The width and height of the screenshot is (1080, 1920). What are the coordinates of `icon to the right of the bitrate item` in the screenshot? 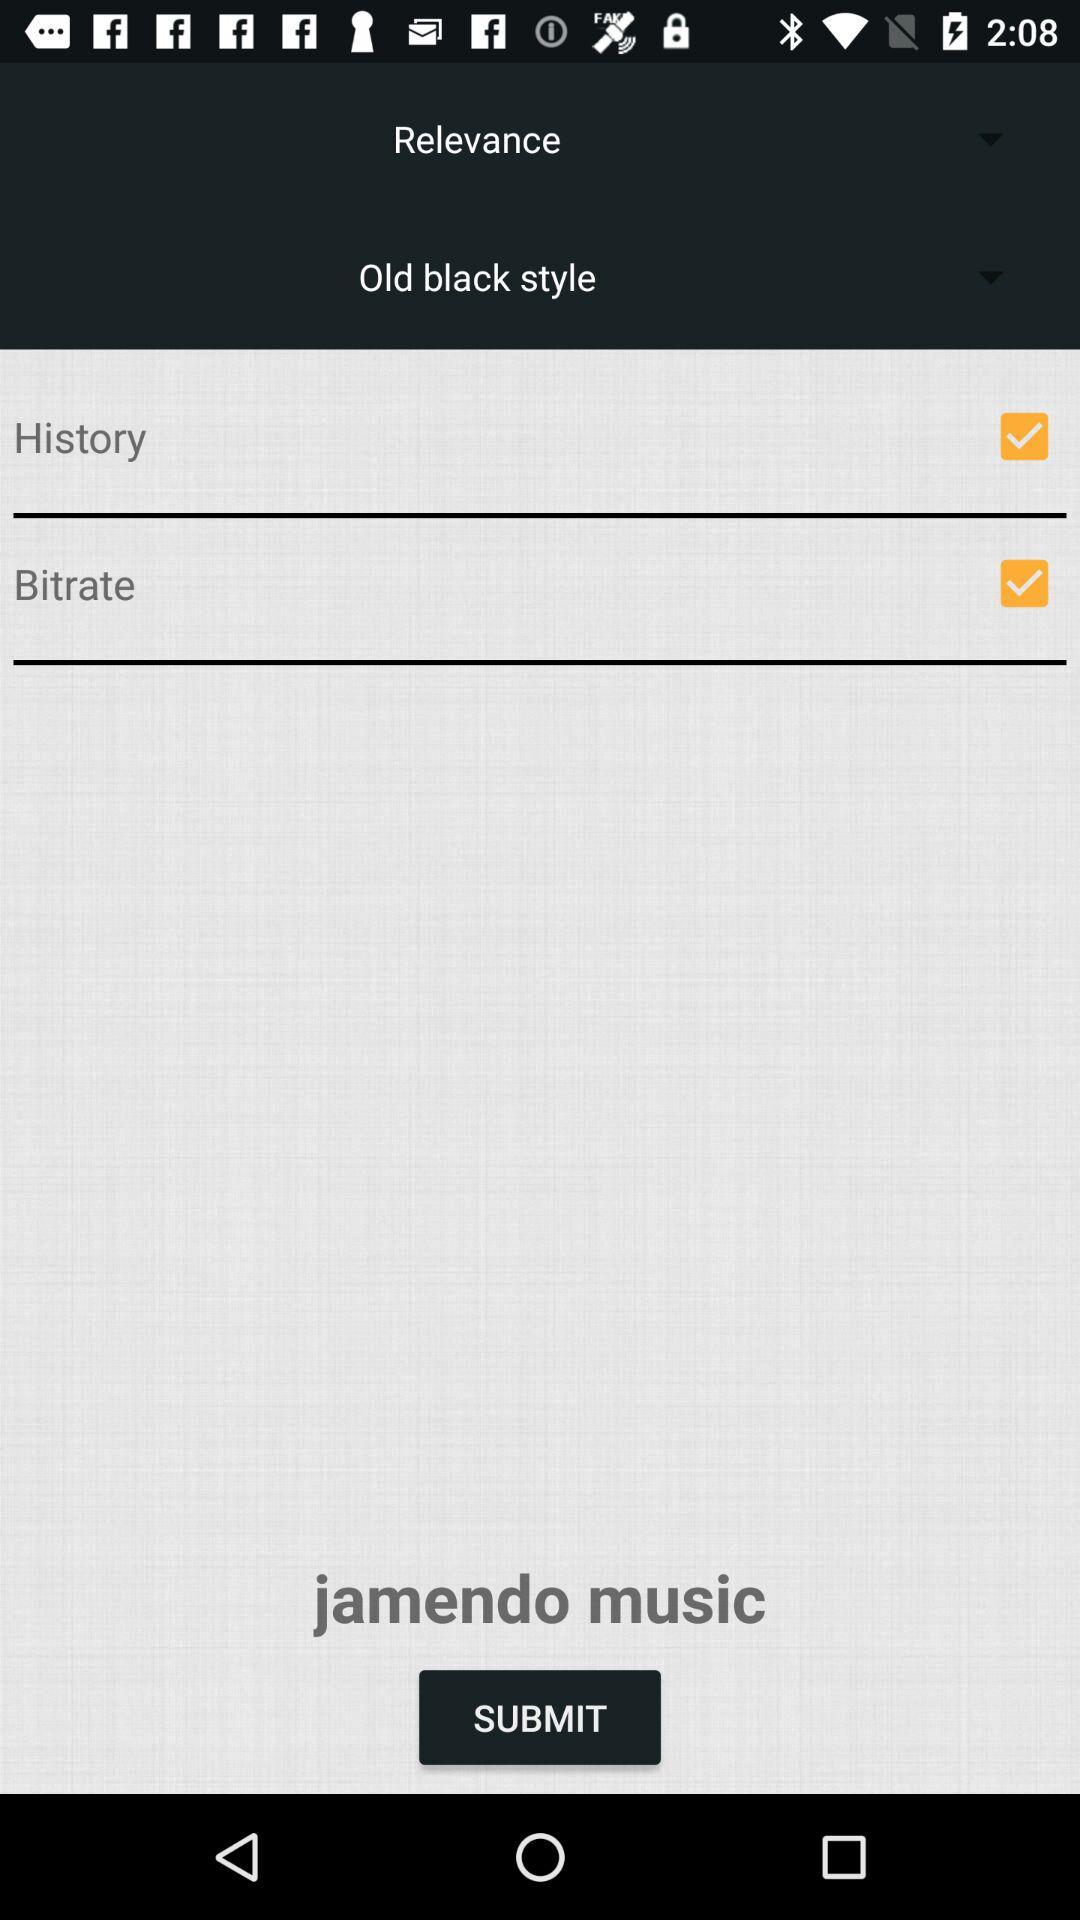 It's located at (1024, 582).